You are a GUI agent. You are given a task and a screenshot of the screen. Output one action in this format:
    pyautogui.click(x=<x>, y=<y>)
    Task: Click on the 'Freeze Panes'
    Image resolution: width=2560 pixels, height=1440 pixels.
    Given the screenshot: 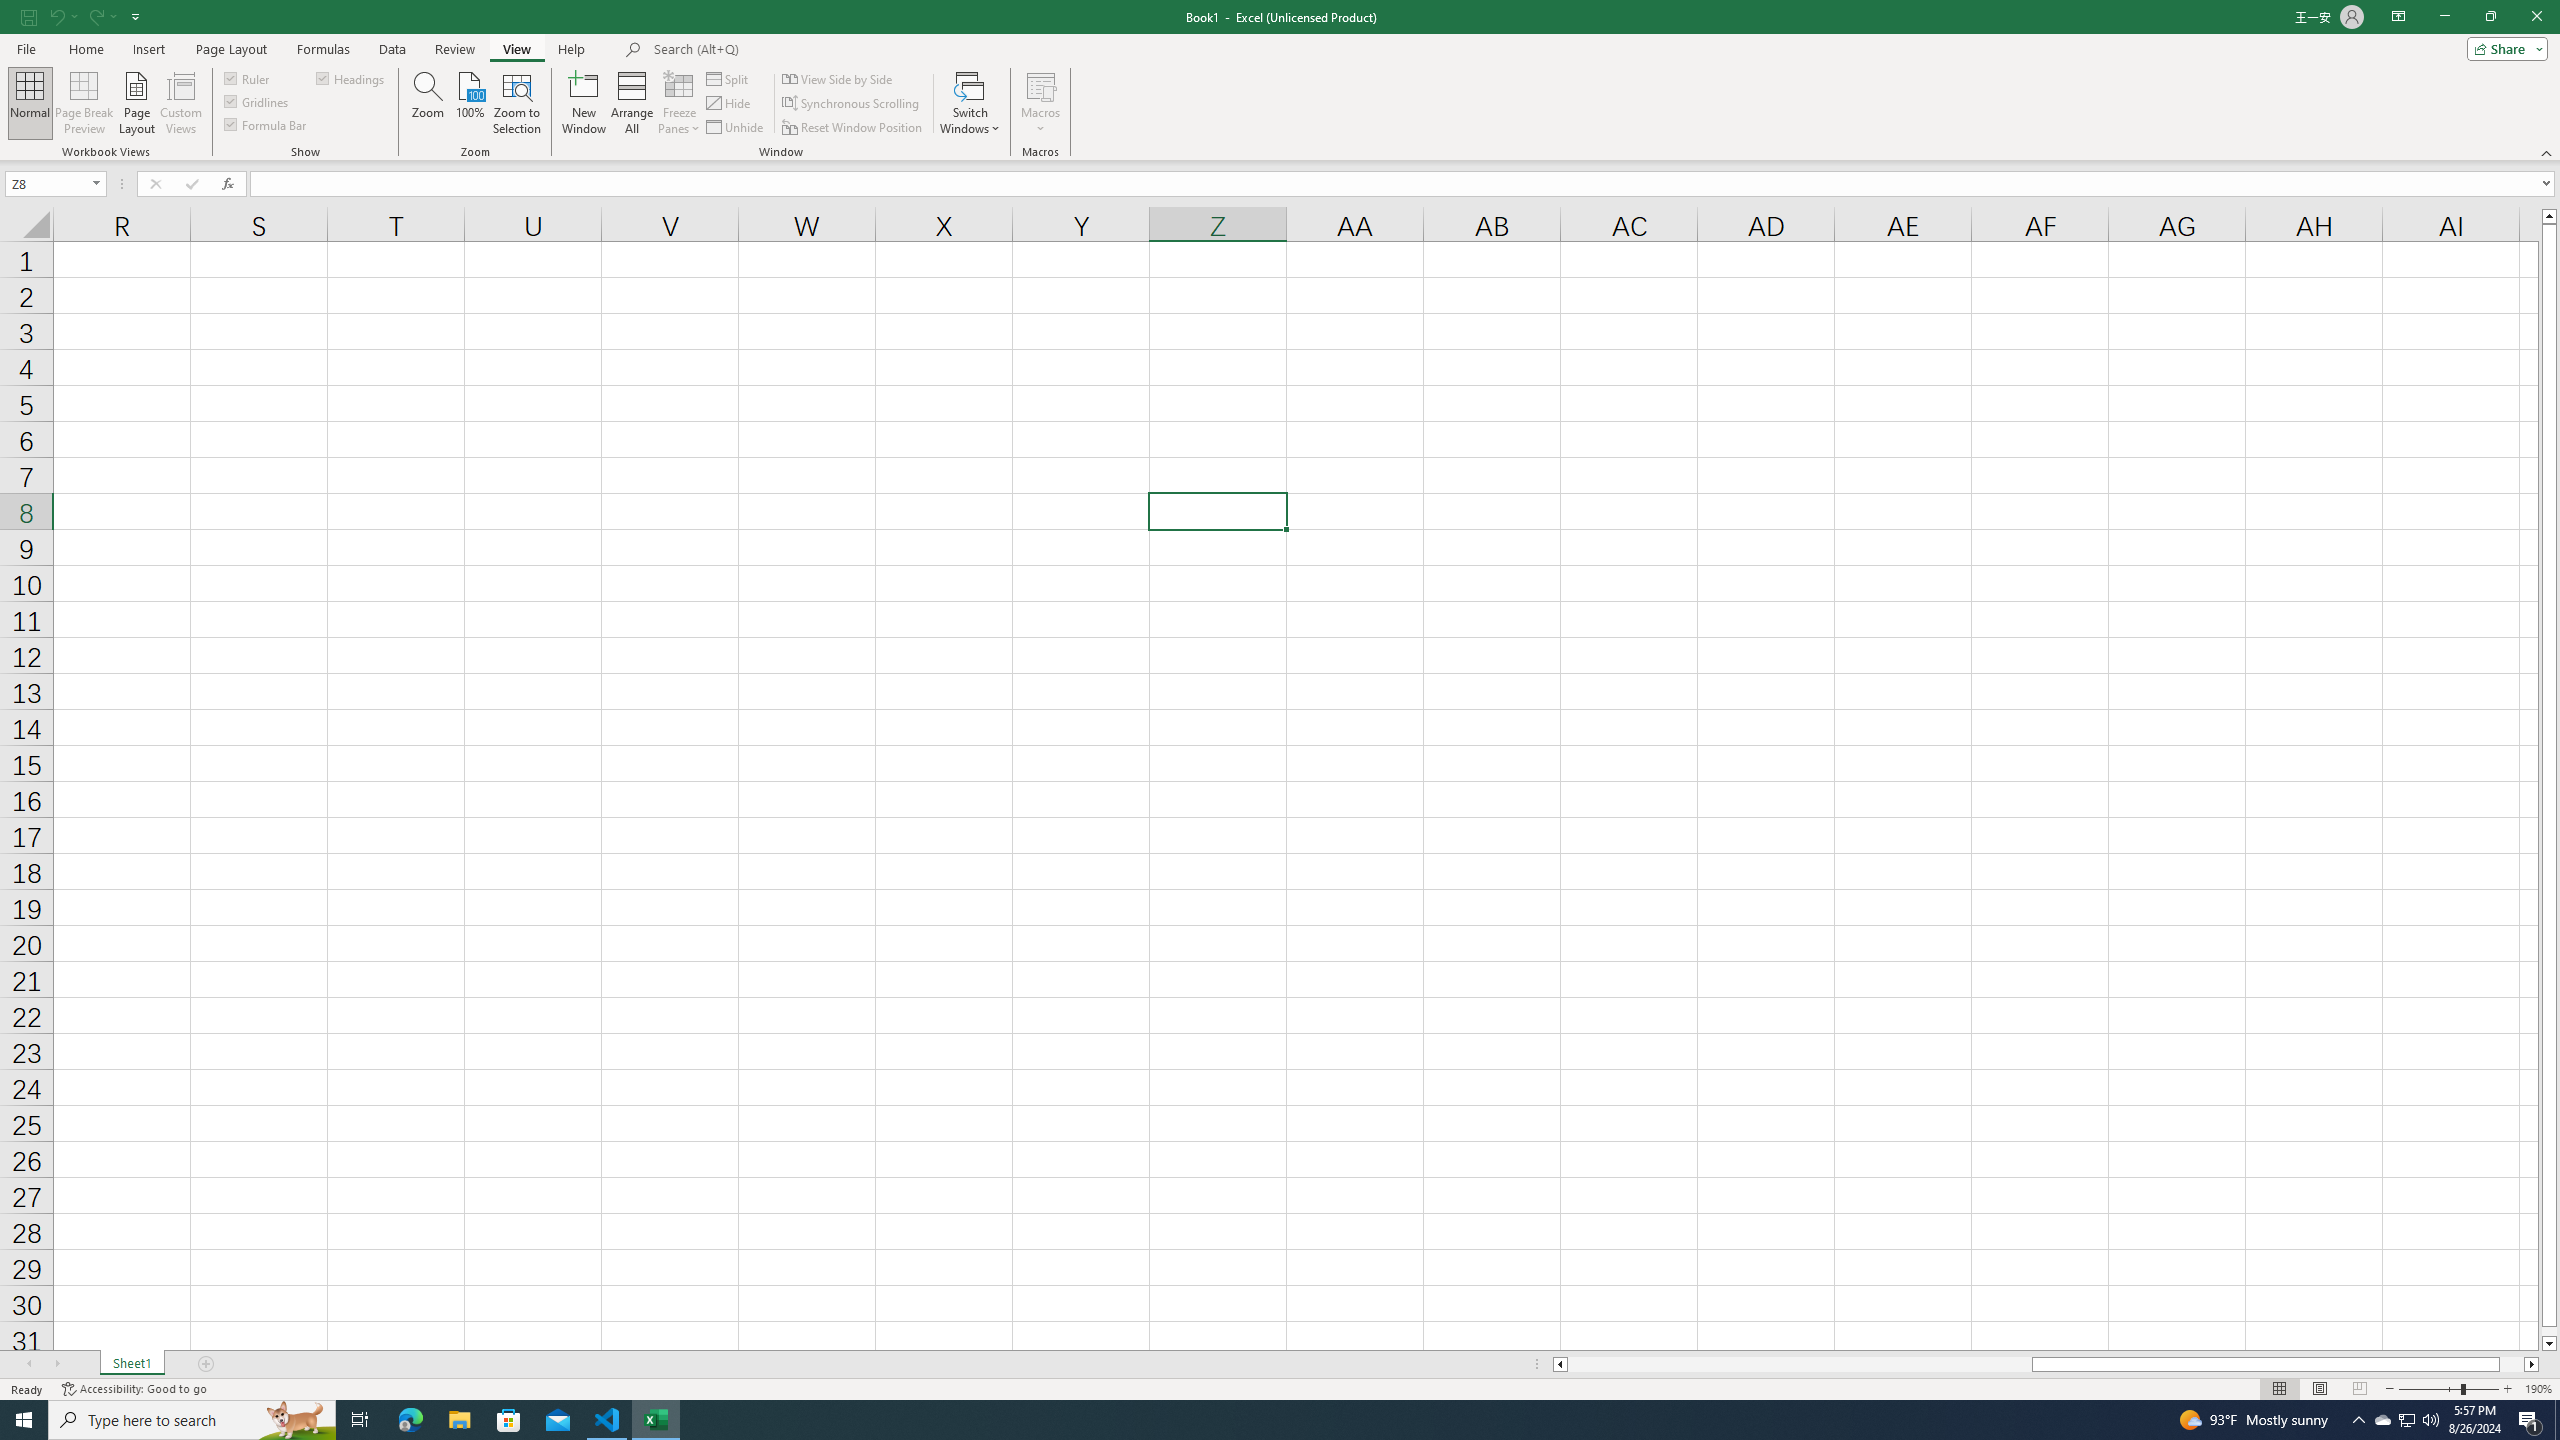 What is the action you would take?
    pyautogui.click(x=678, y=103)
    